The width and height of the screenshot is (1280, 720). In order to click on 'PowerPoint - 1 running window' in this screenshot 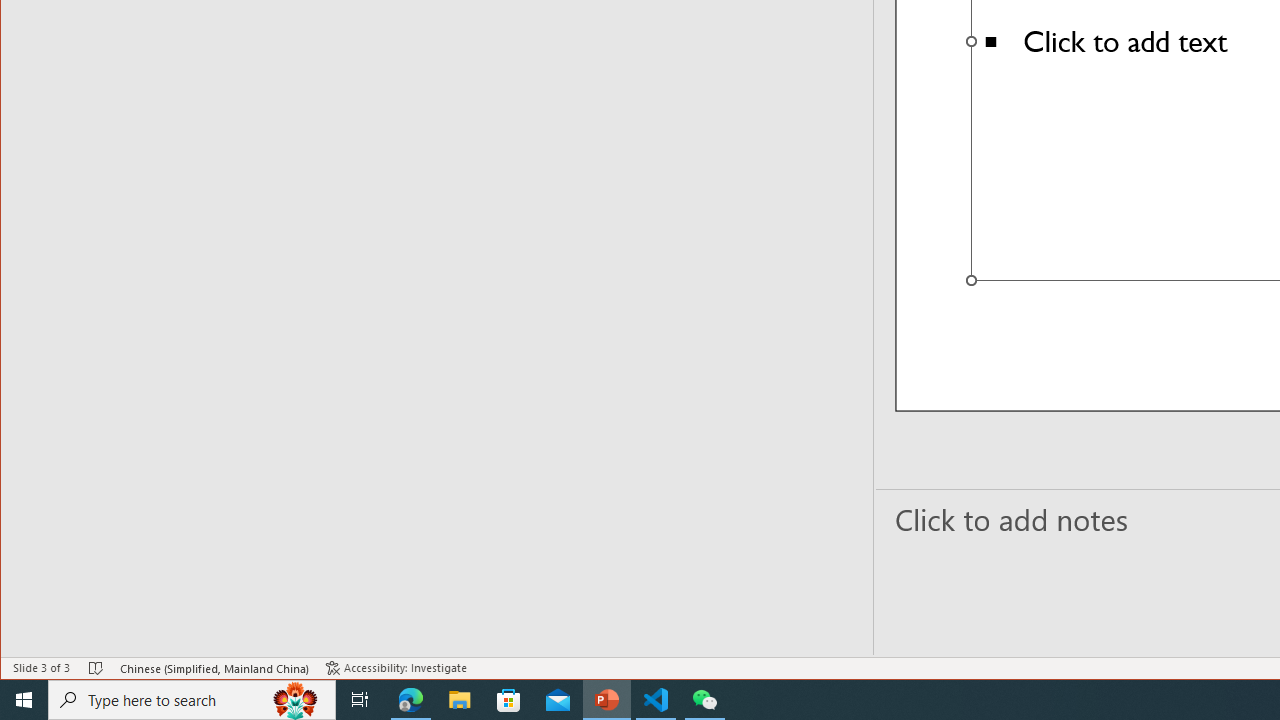, I will do `click(606, 698)`.